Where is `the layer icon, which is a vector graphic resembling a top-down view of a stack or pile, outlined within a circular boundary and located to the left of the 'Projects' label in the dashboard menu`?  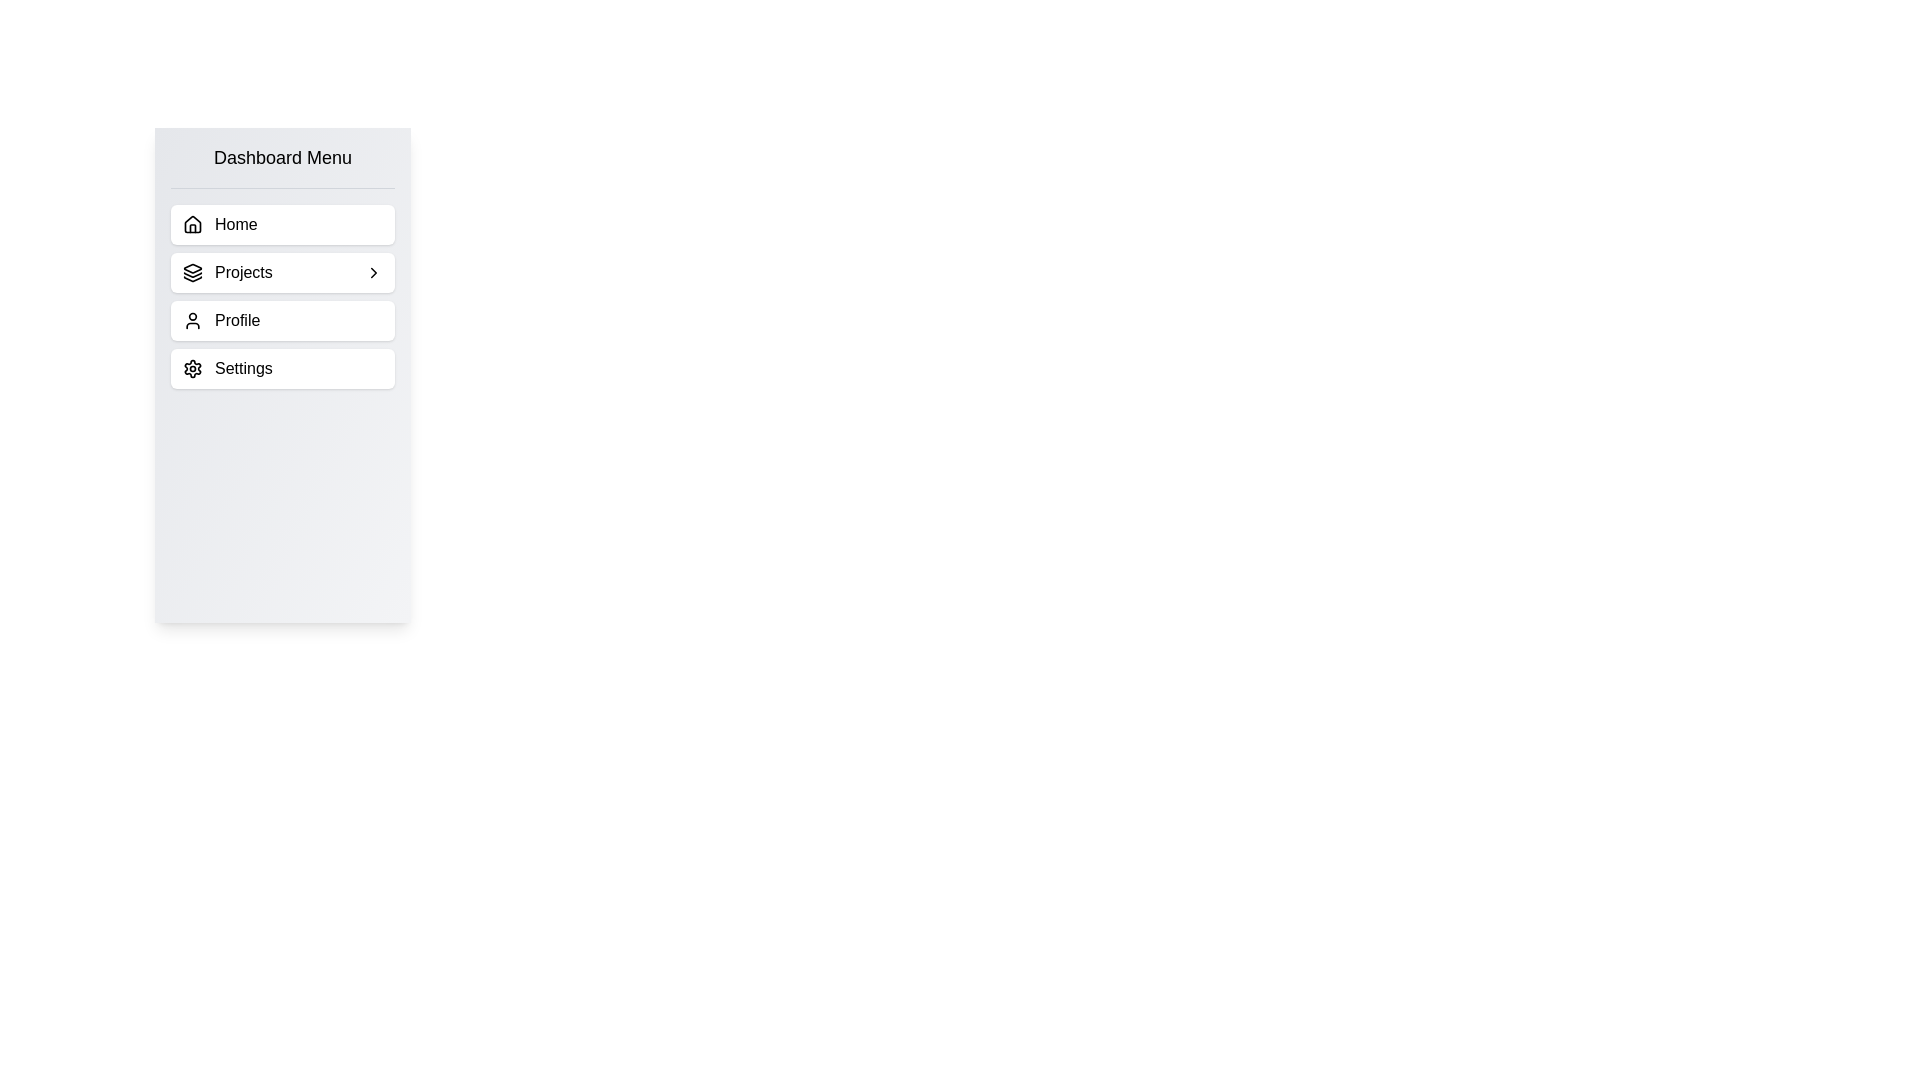 the layer icon, which is a vector graphic resembling a top-down view of a stack or pile, outlined within a circular boundary and located to the left of the 'Projects' label in the dashboard menu is located at coordinates (192, 267).